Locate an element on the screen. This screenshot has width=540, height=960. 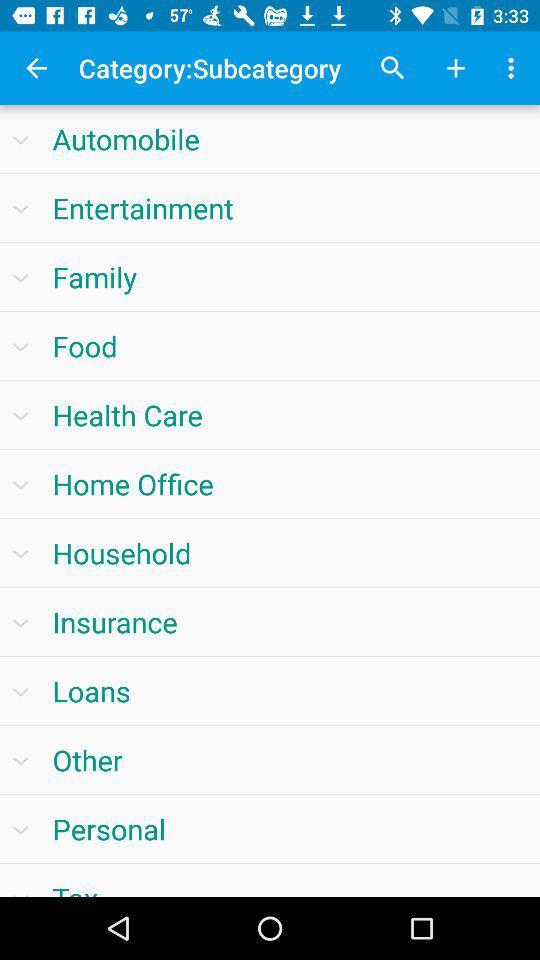
item above the automobile icon is located at coordinates (455, 68).